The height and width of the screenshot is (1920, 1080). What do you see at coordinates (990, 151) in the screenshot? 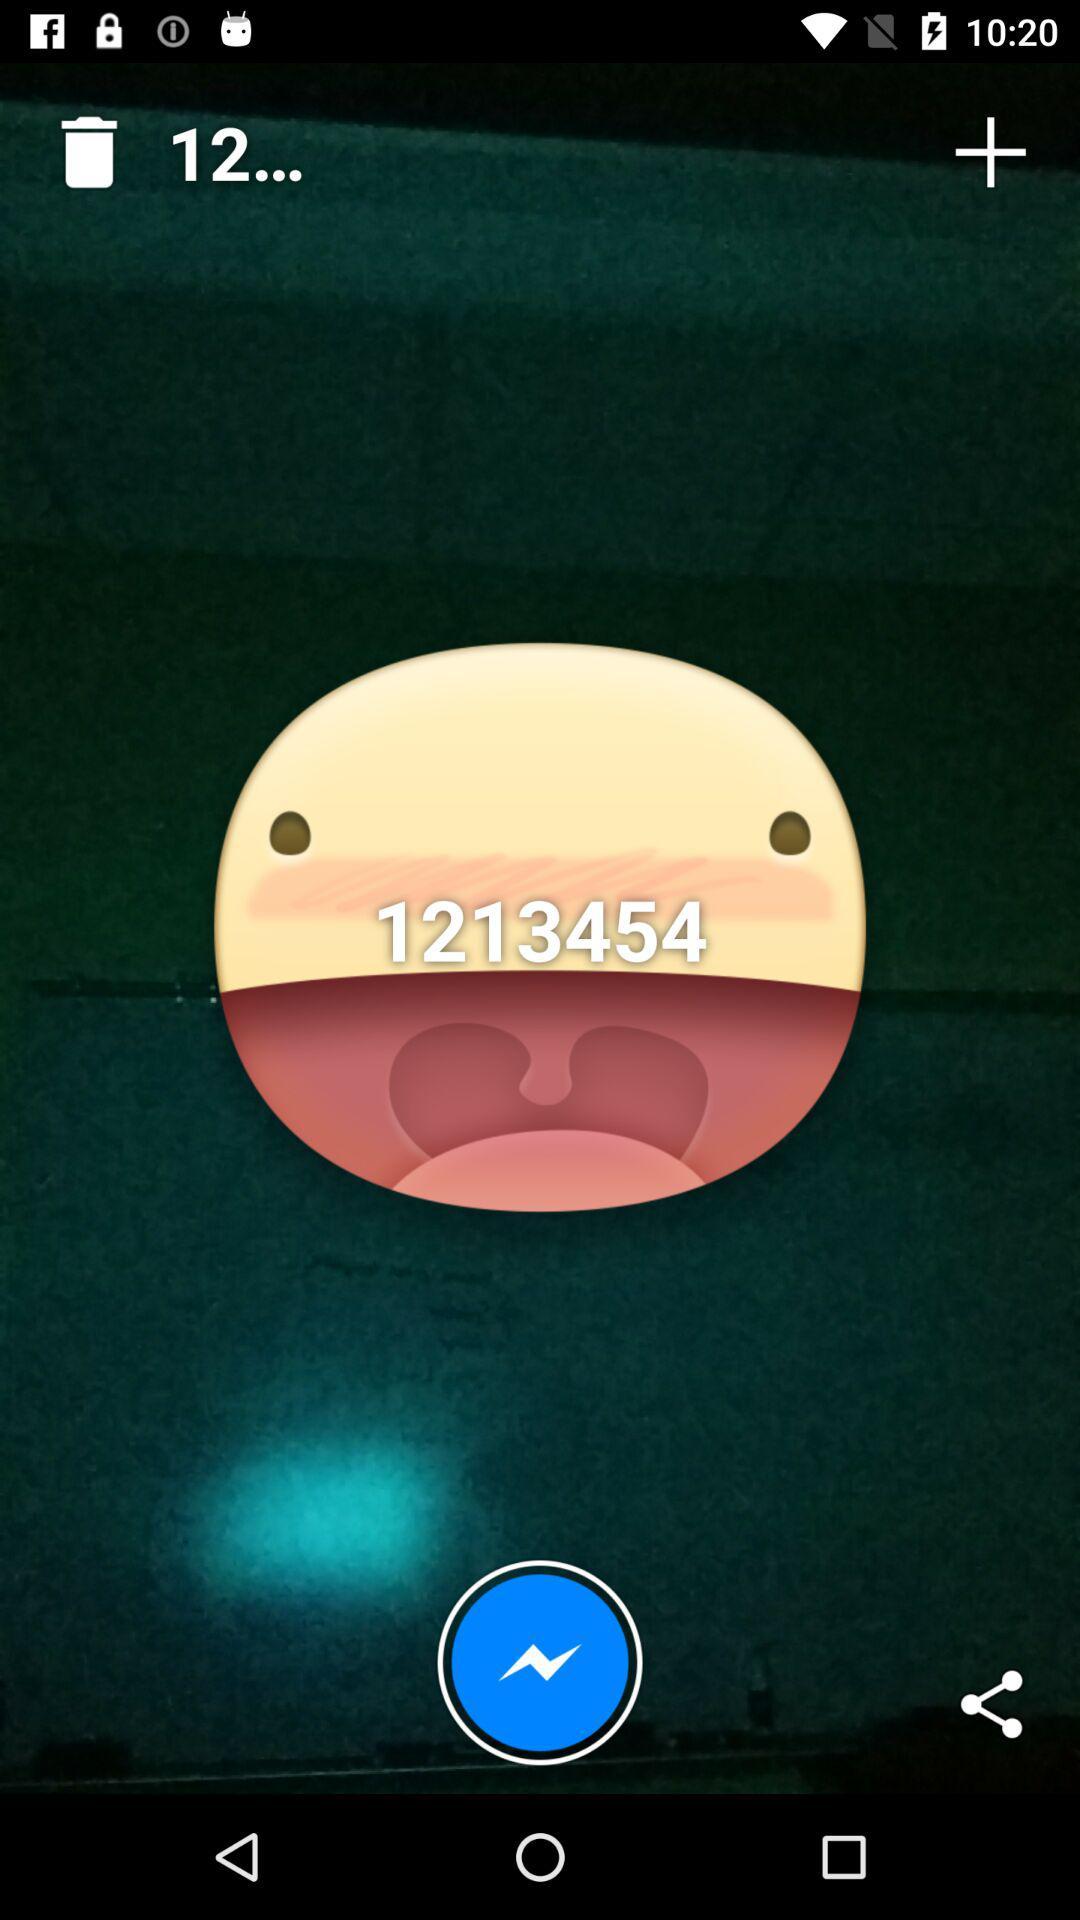
I see `the item to the right of 1213454 icon` at bounding box center [990, 151].